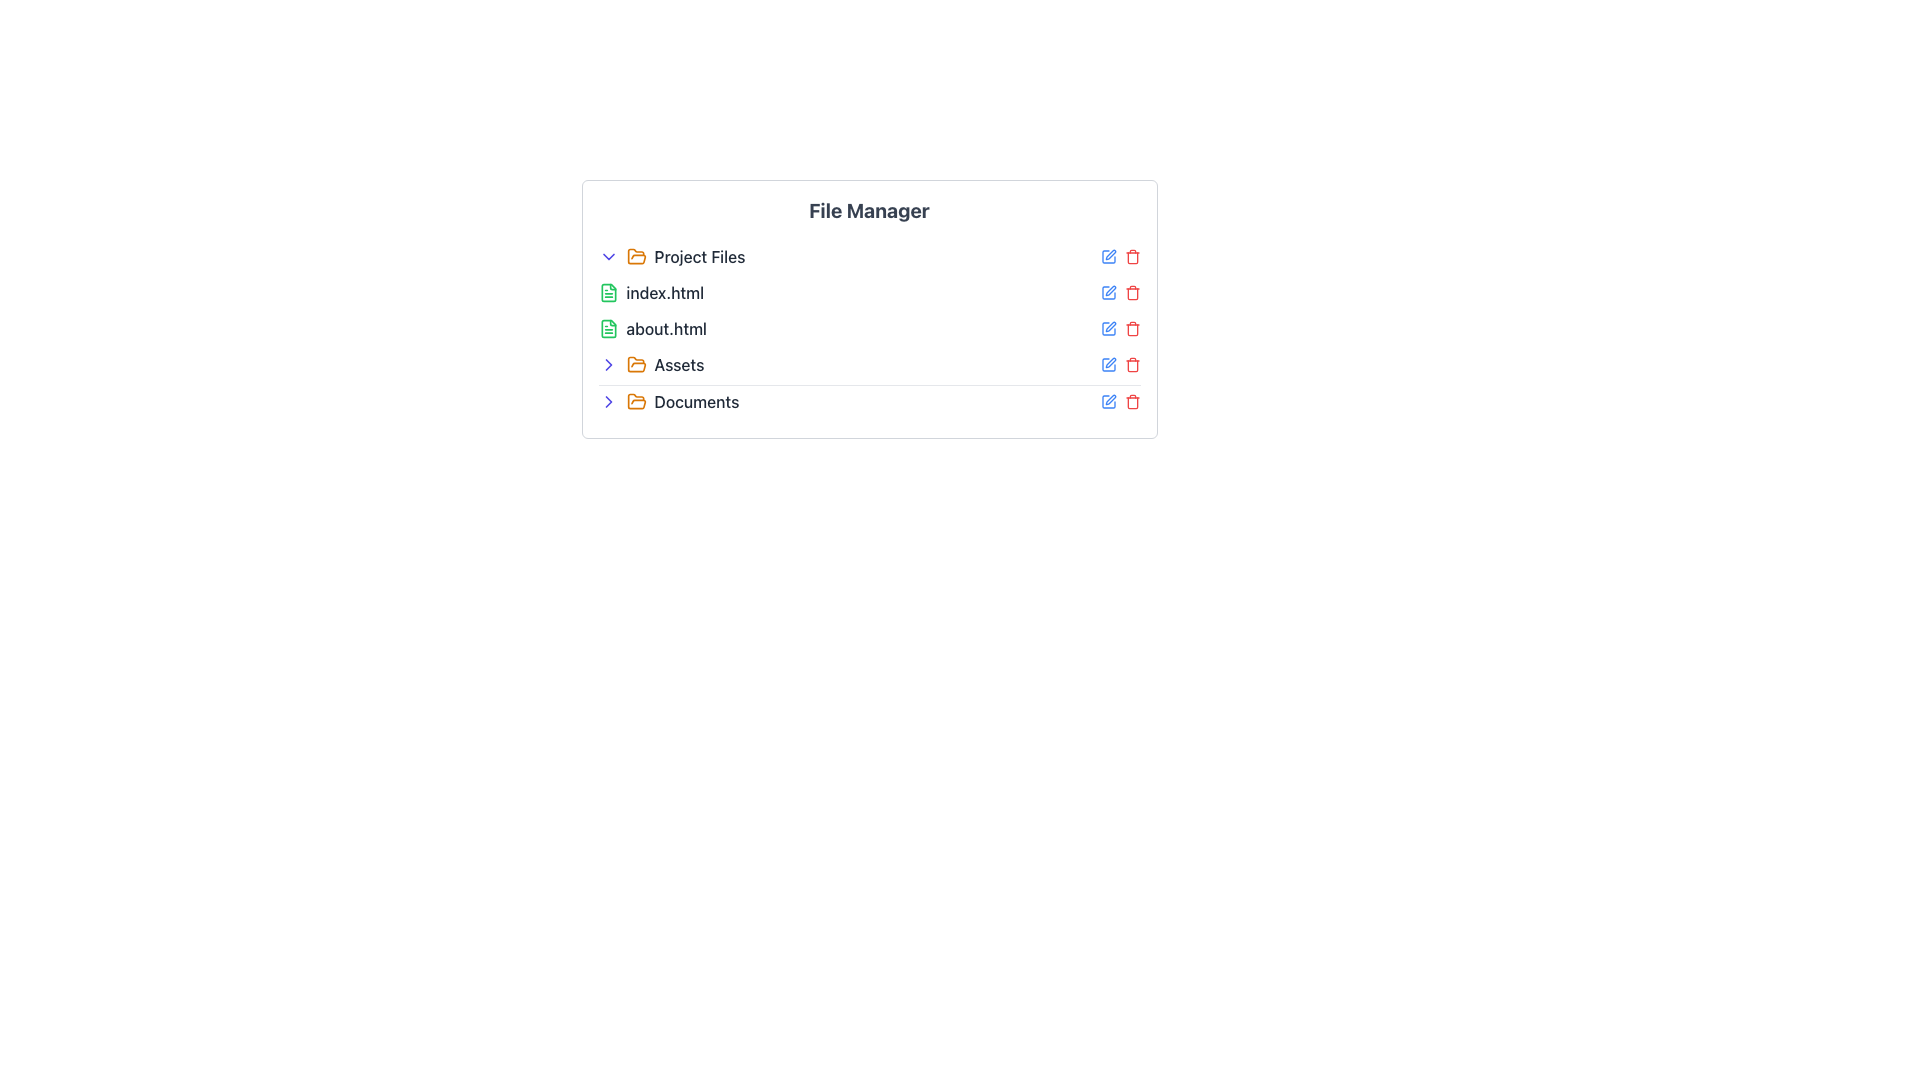 The width and height of the screenshot is (1920, 1080). Describe the element at coordinates (1132, 365) in the screenshot. I see `the delete button located at the right edge of the 'Documents' row in the file manager` at that location.